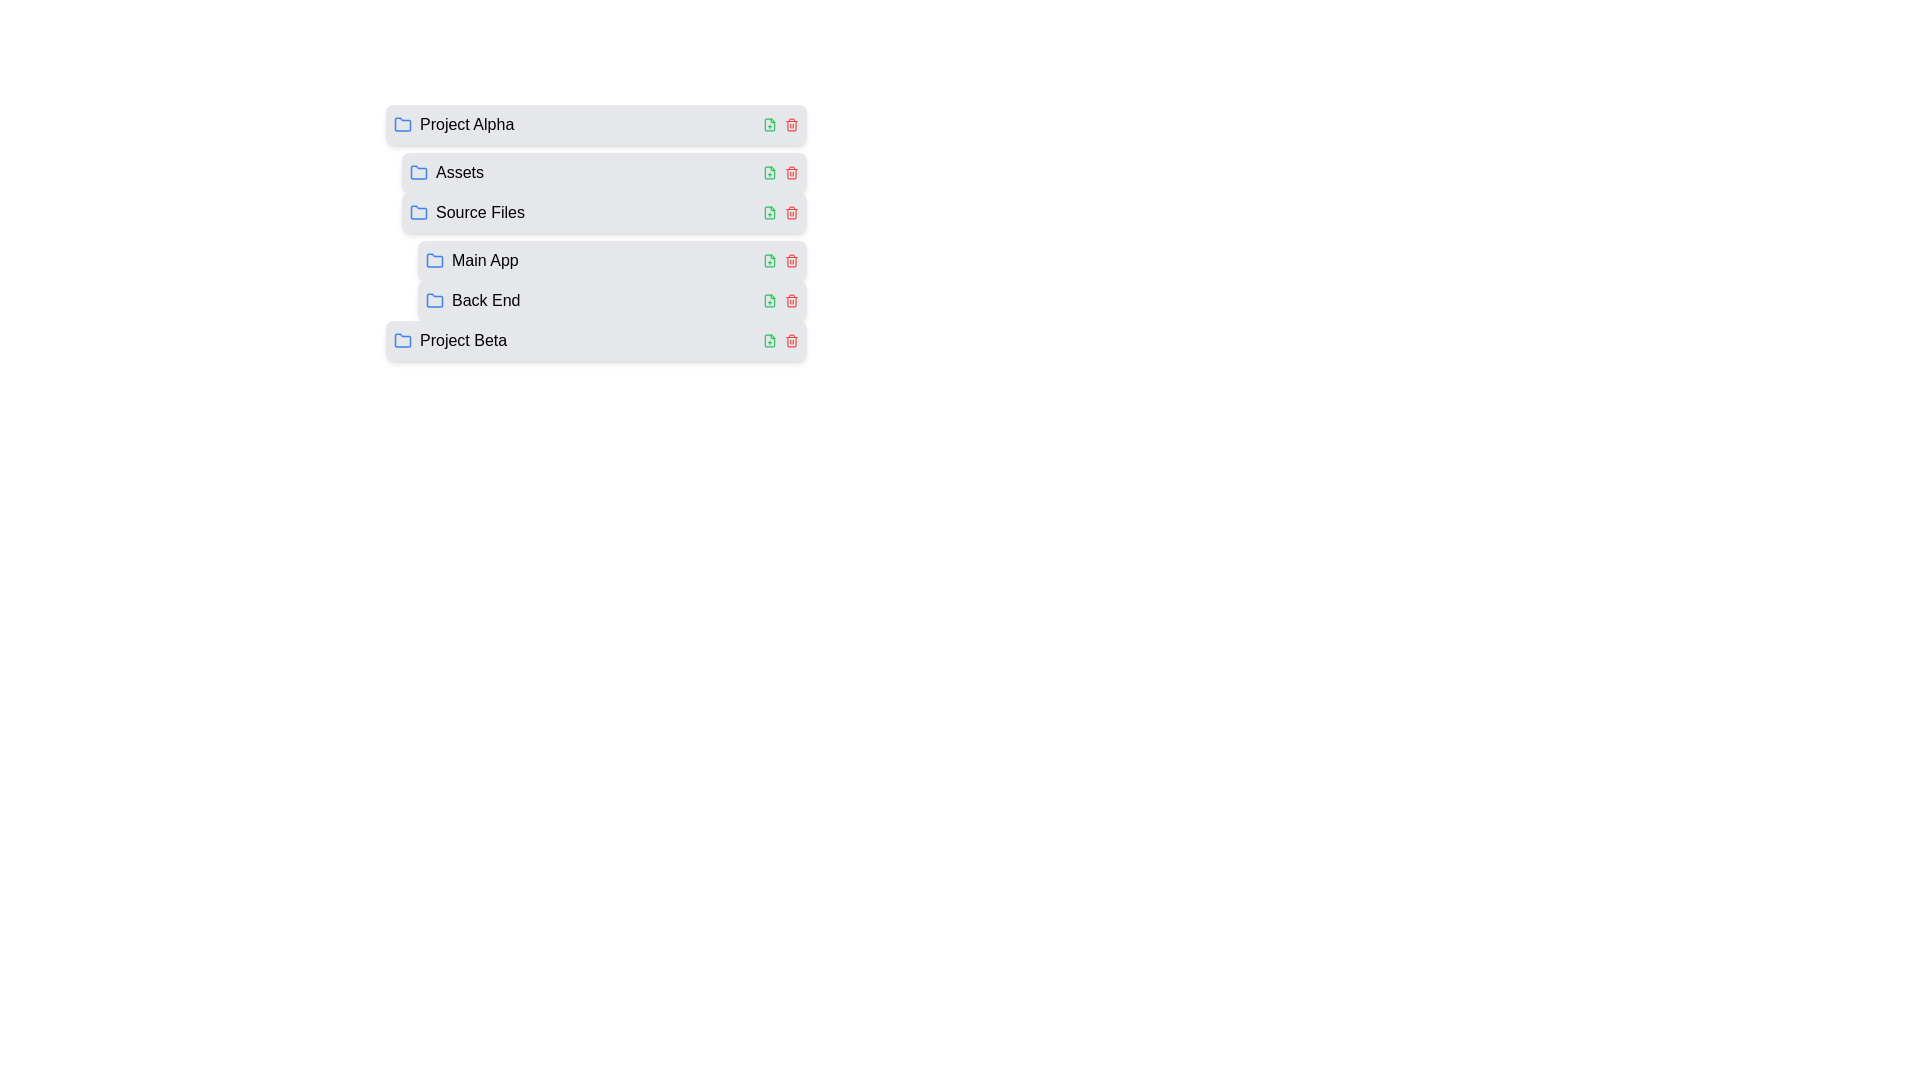 This screenshot has width=1920, height=1080. I want to click on the blue folder icon in the 'Main App' combined visual label, so click(471, 260).